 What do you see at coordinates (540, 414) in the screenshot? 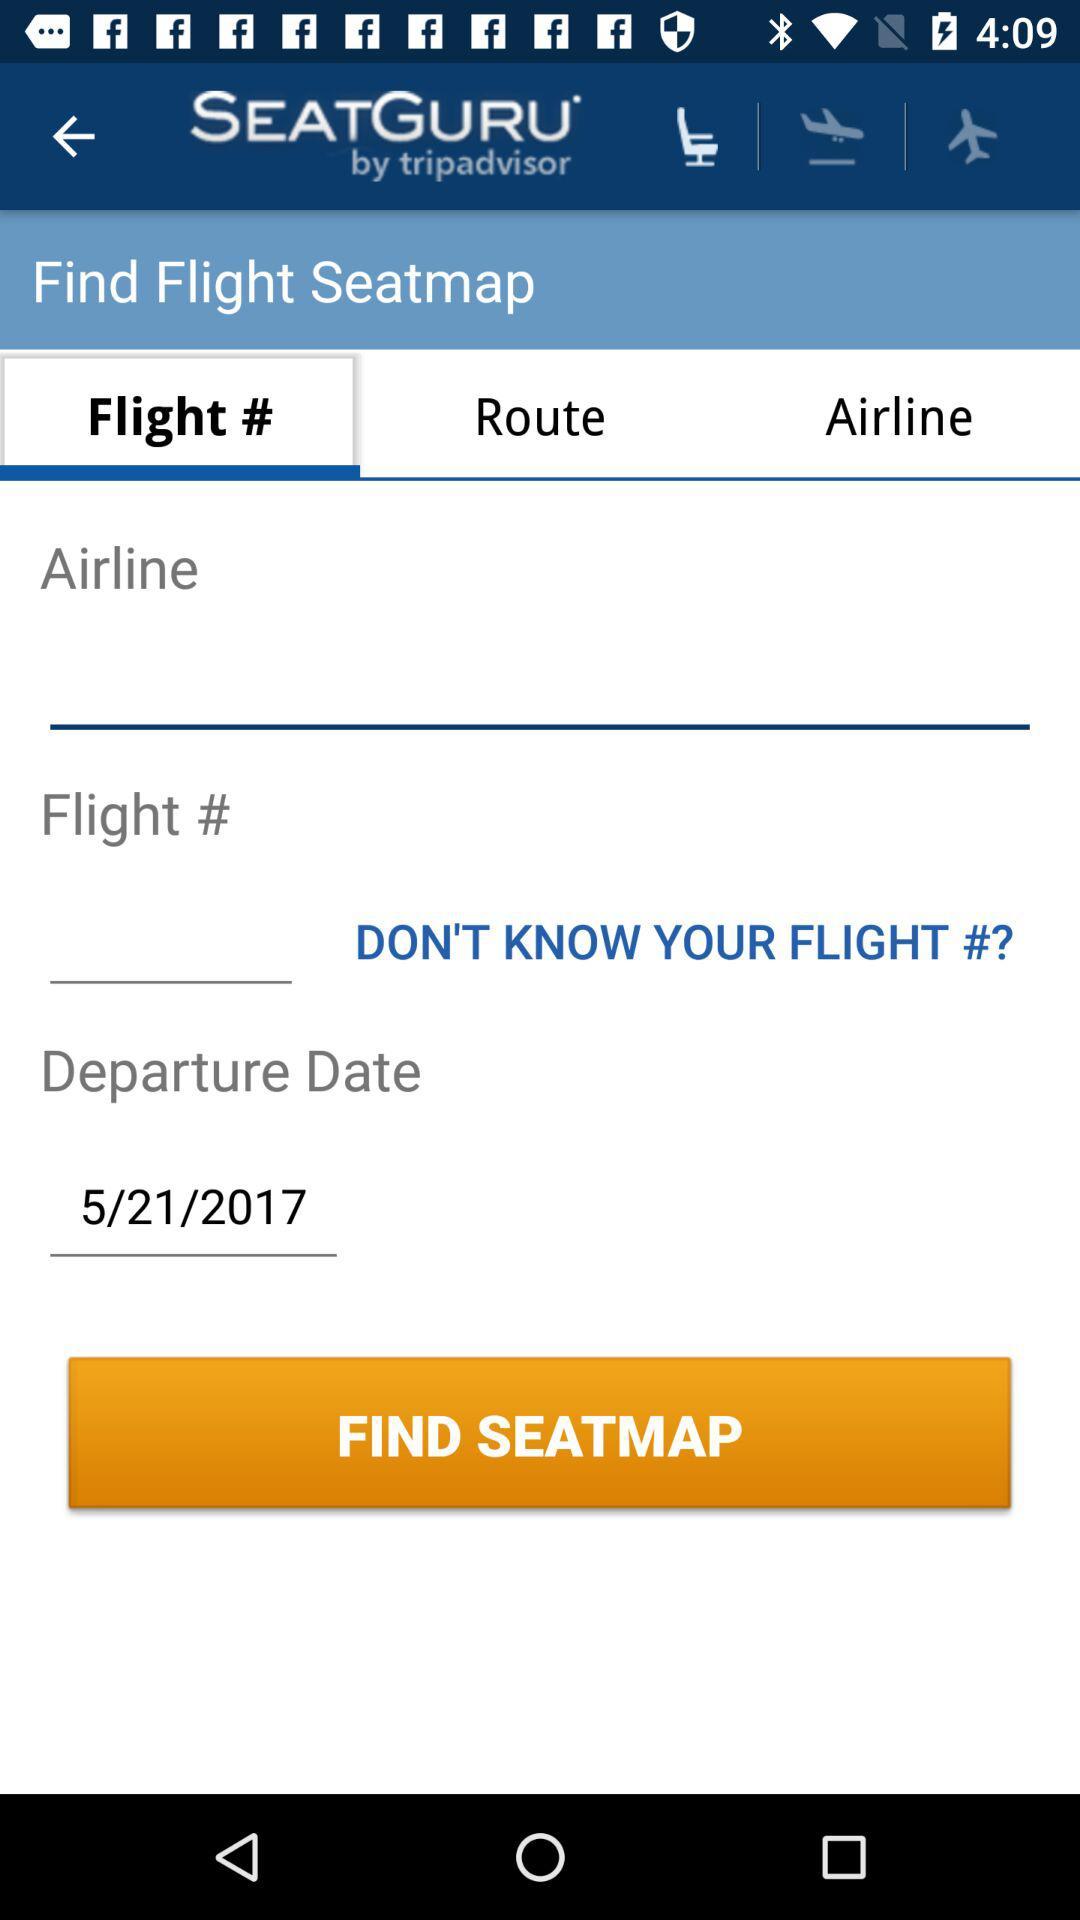
I see `icon below the find flight seatmap` at bounding box center [540, 414].